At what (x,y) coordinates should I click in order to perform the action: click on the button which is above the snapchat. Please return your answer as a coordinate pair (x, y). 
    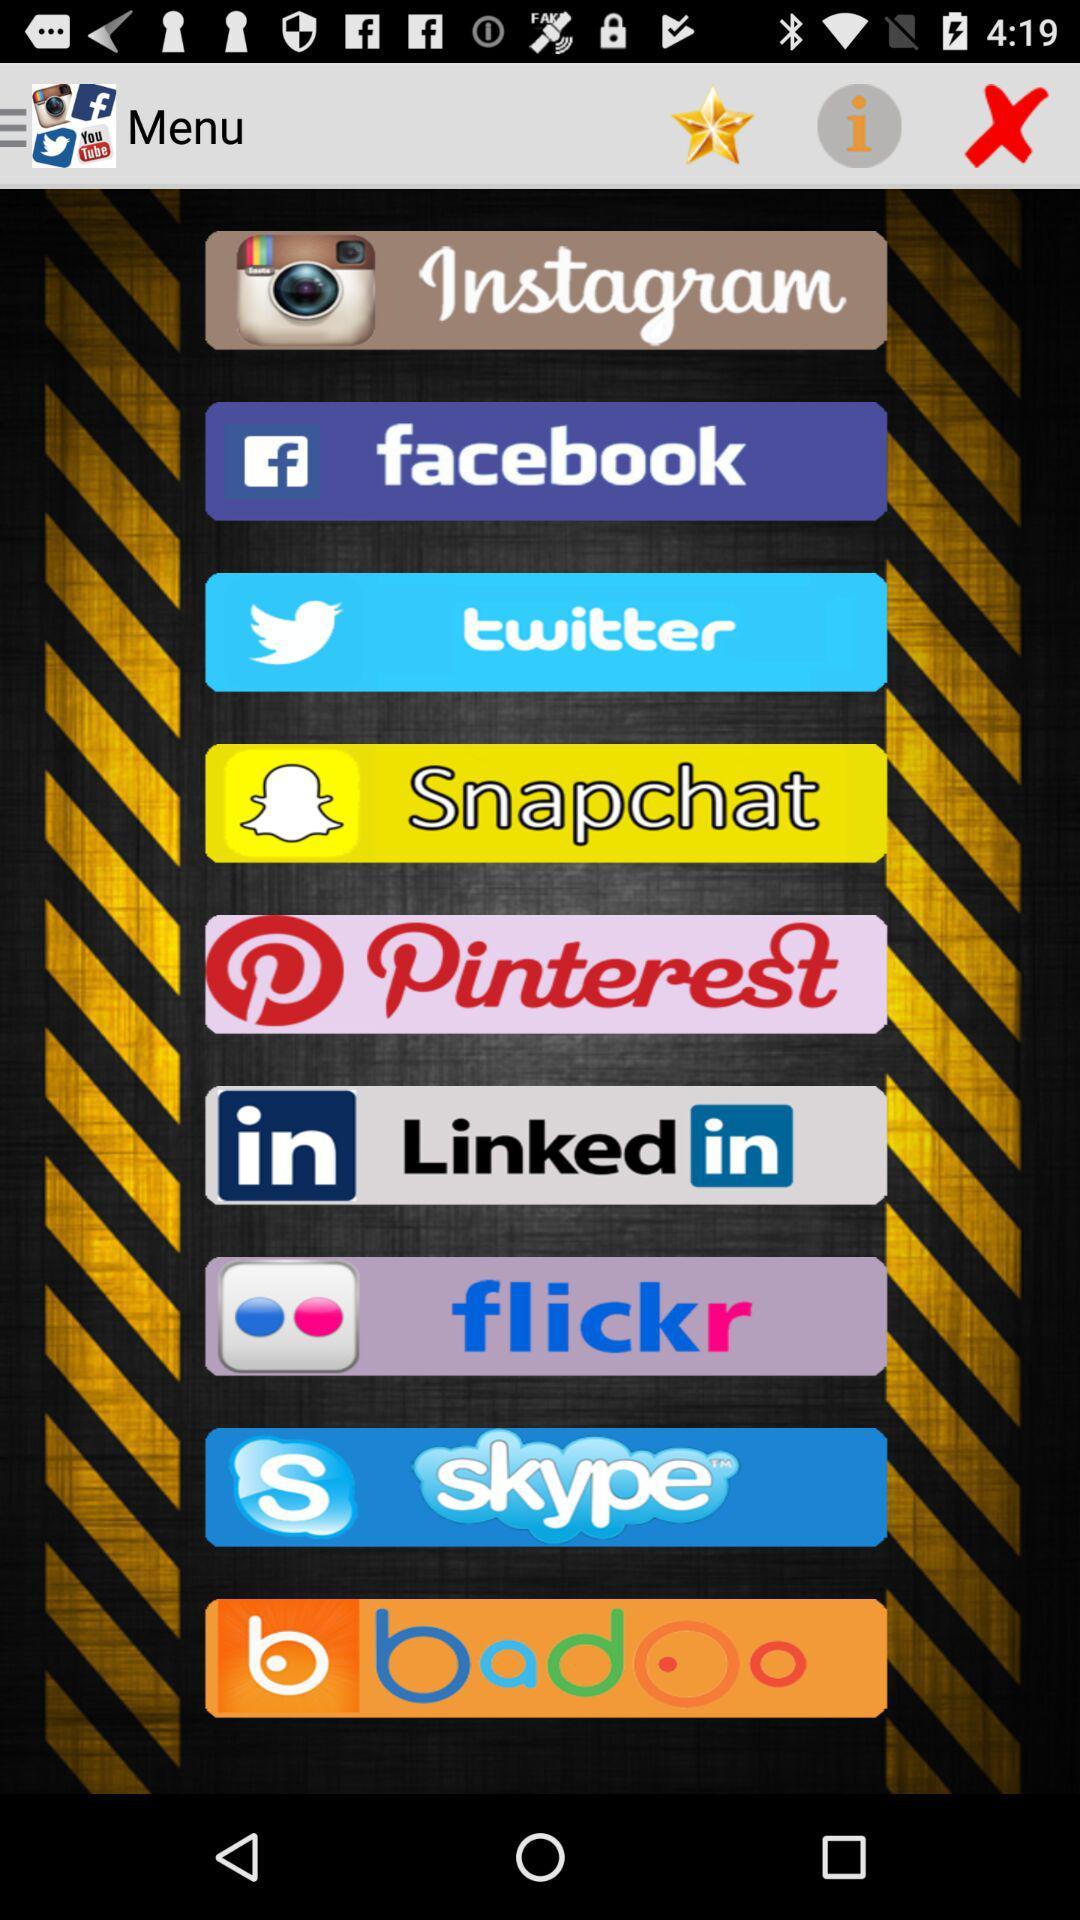
    Looking at the image, I should click on (540, 637).